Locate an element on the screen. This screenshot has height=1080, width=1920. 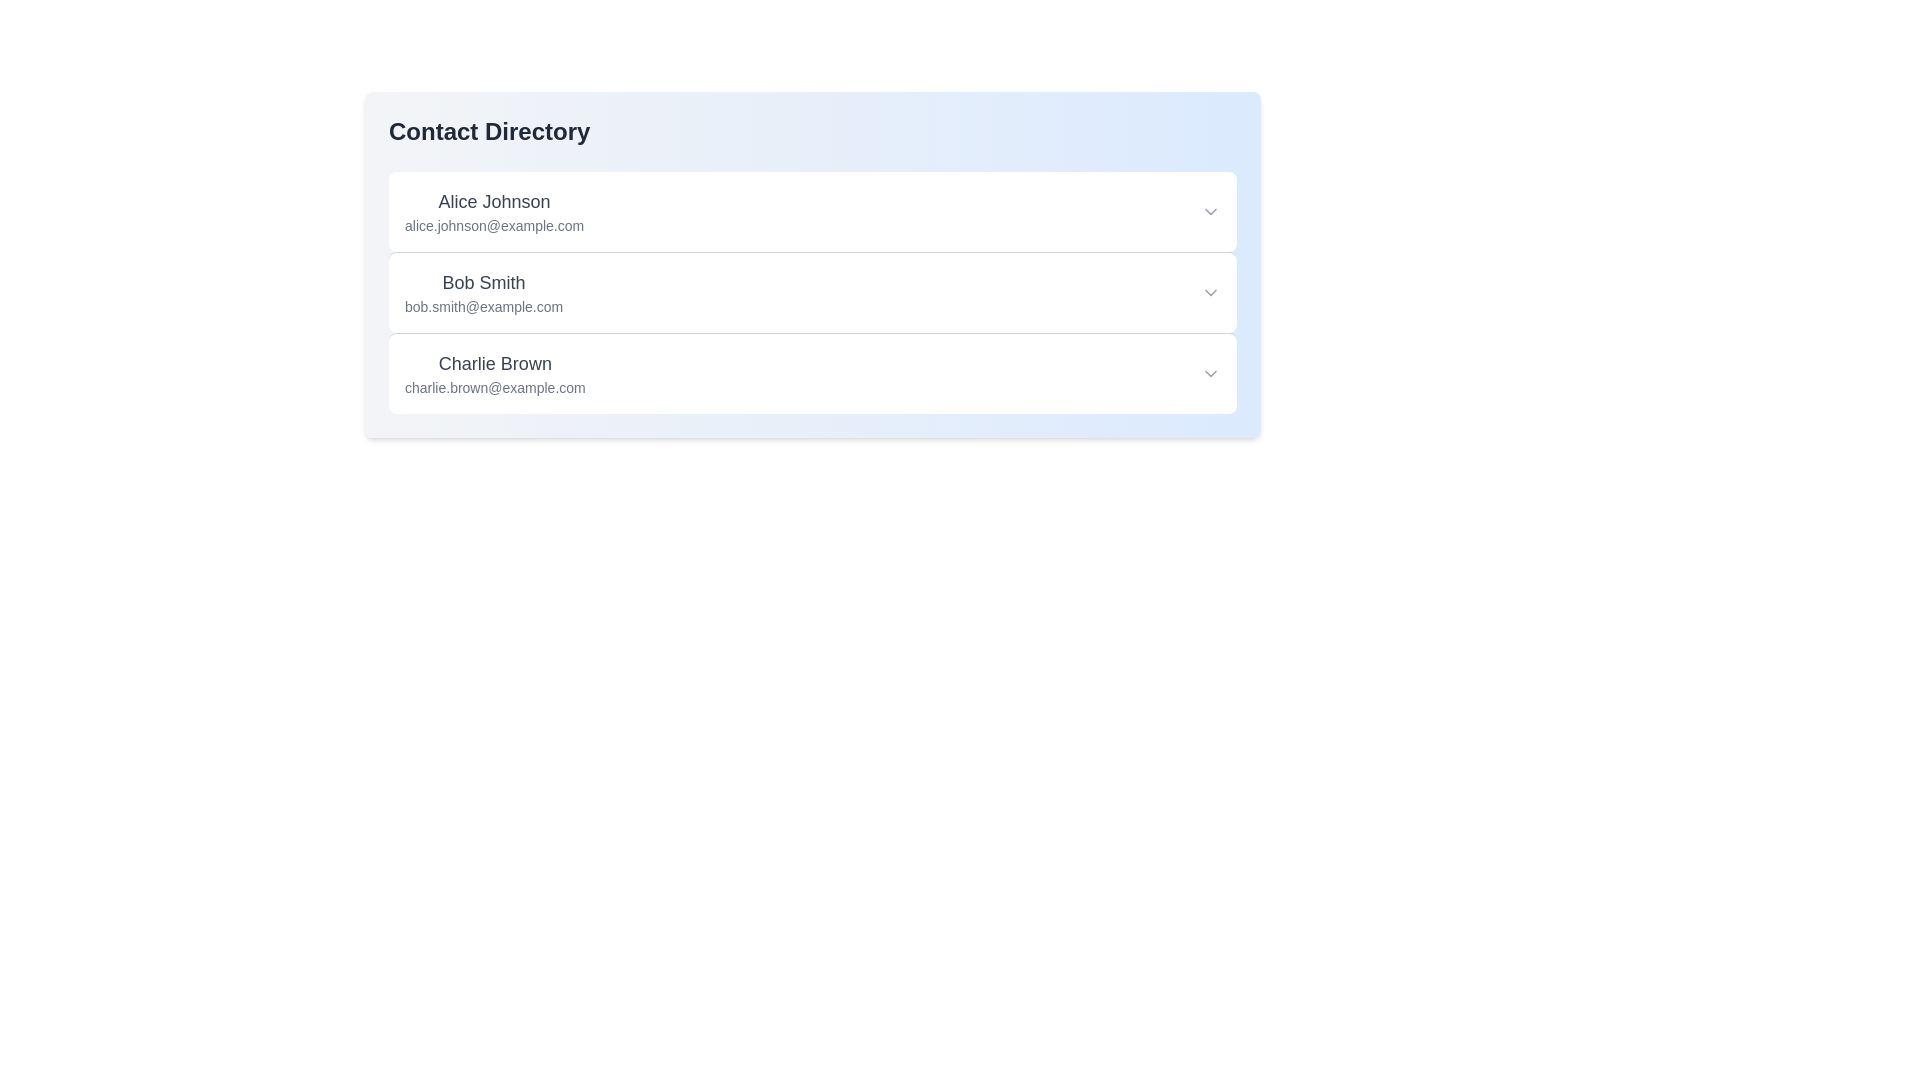
the text display showing the contact name and email address of 'Alice Johnson' is located at coordinates (494, 212).